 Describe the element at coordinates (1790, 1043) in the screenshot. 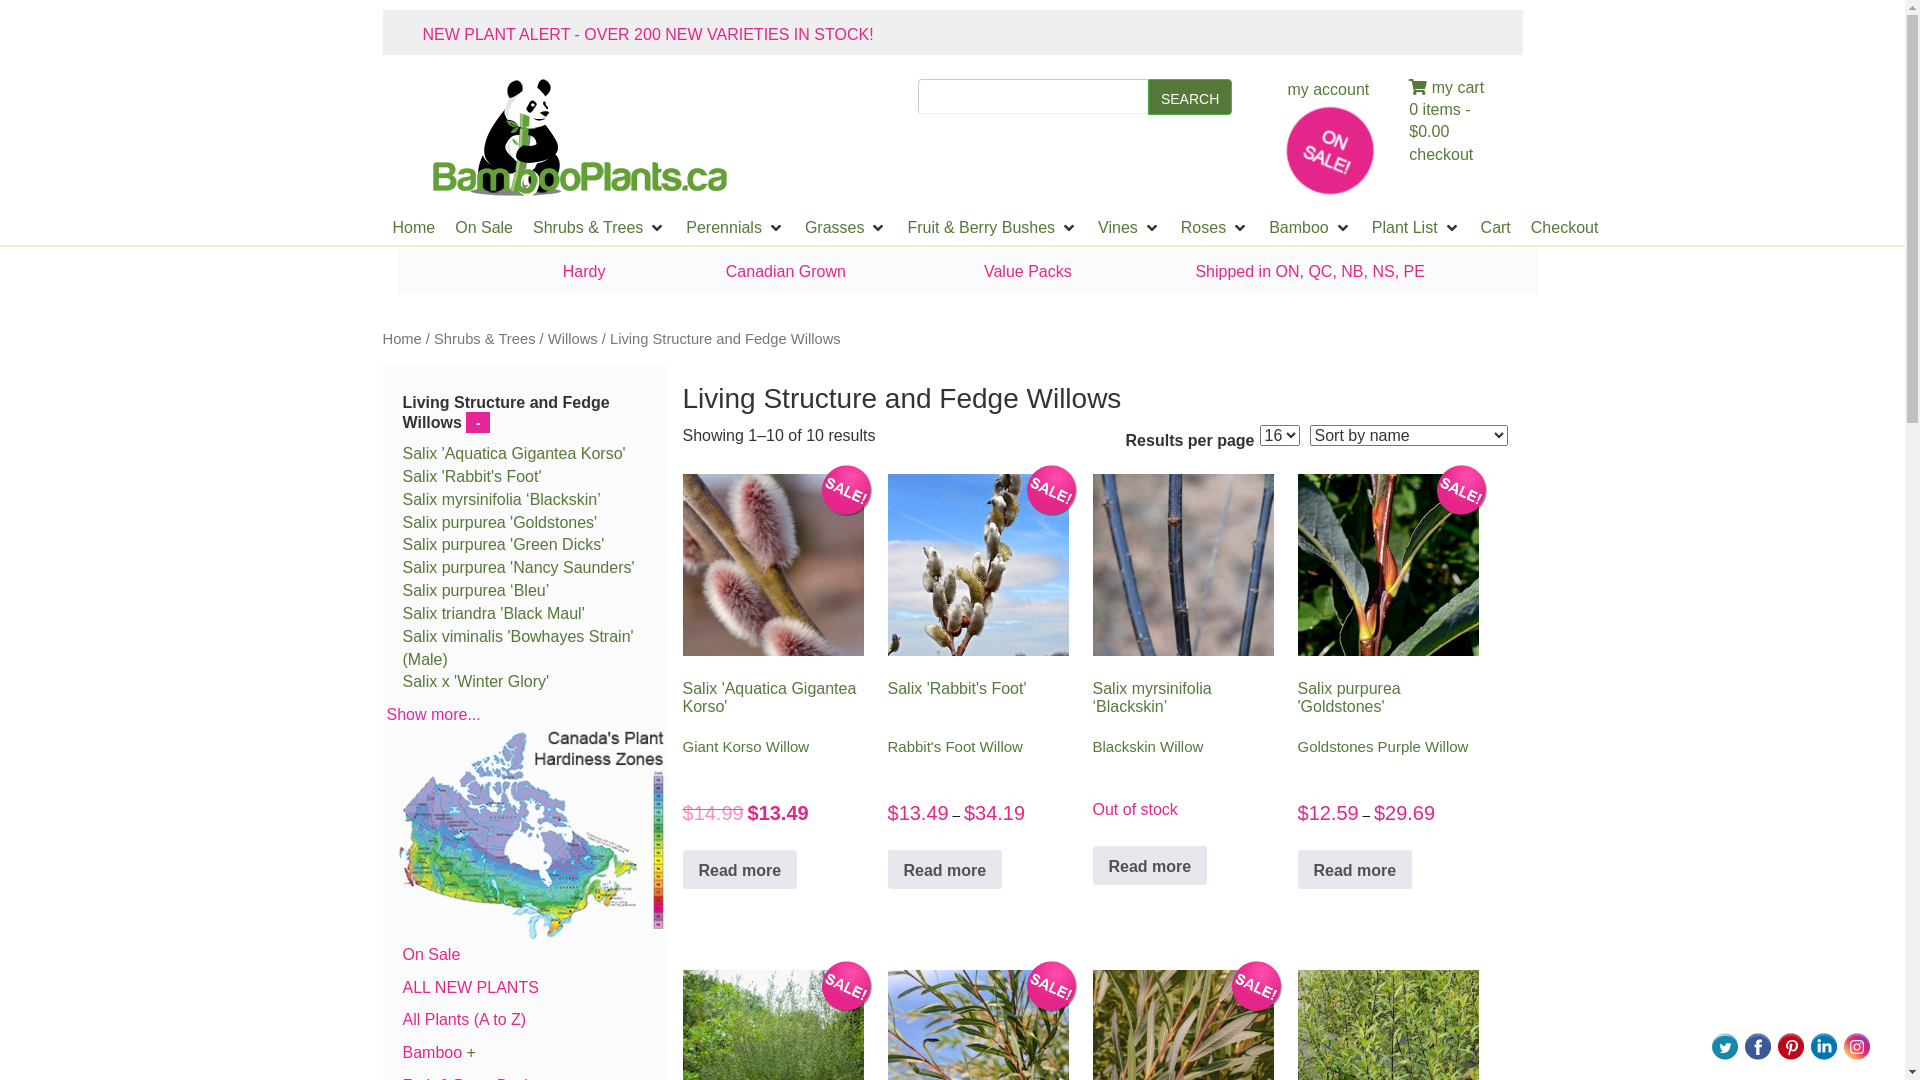

I see `'Visit Us On Pinterest'` at that location.